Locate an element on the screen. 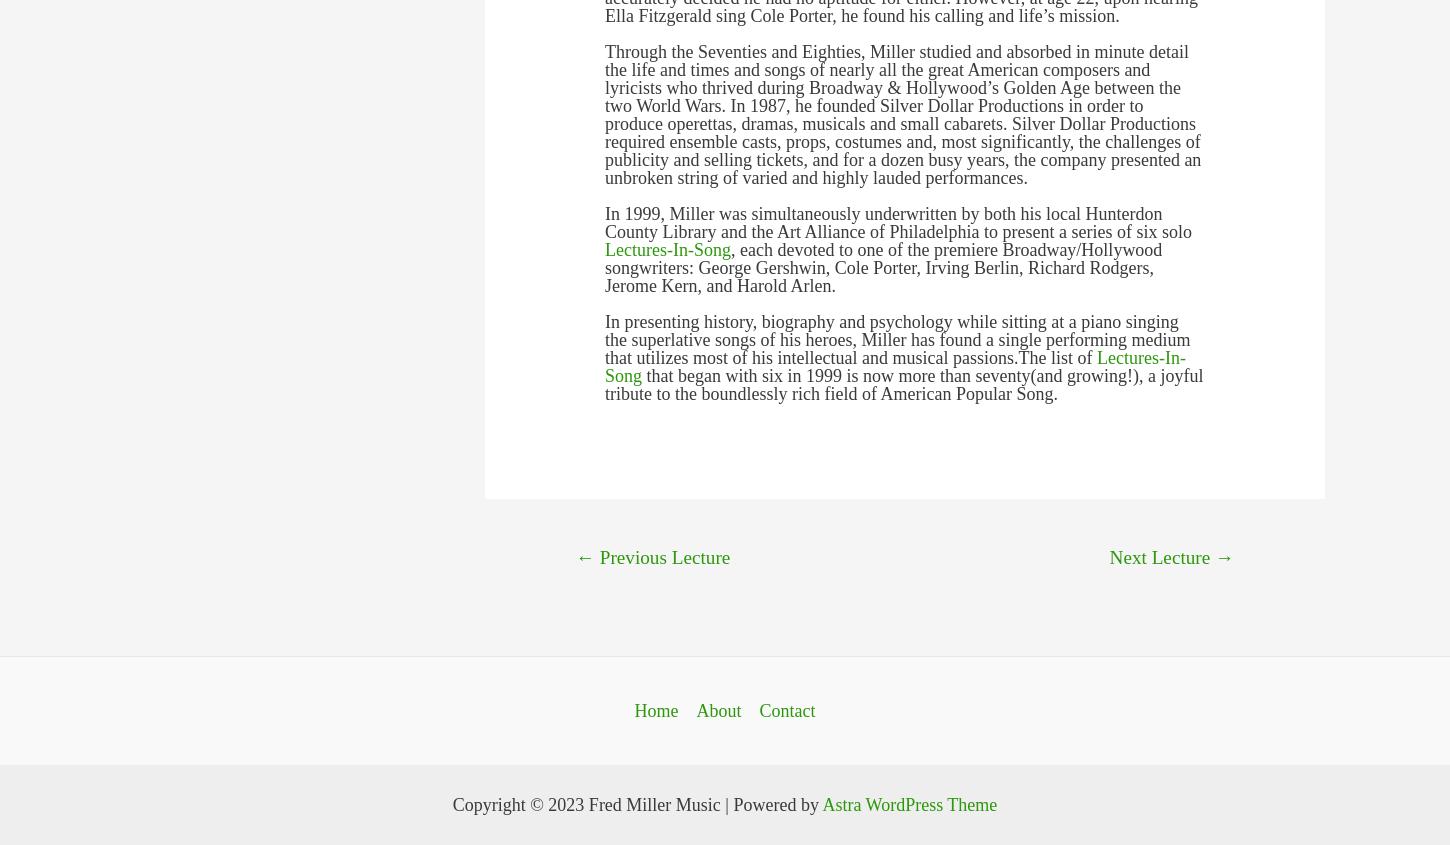 The height and width of the screenshot is (845, 1450). 'Previous Lecture' is located at coordinates (594, 556).